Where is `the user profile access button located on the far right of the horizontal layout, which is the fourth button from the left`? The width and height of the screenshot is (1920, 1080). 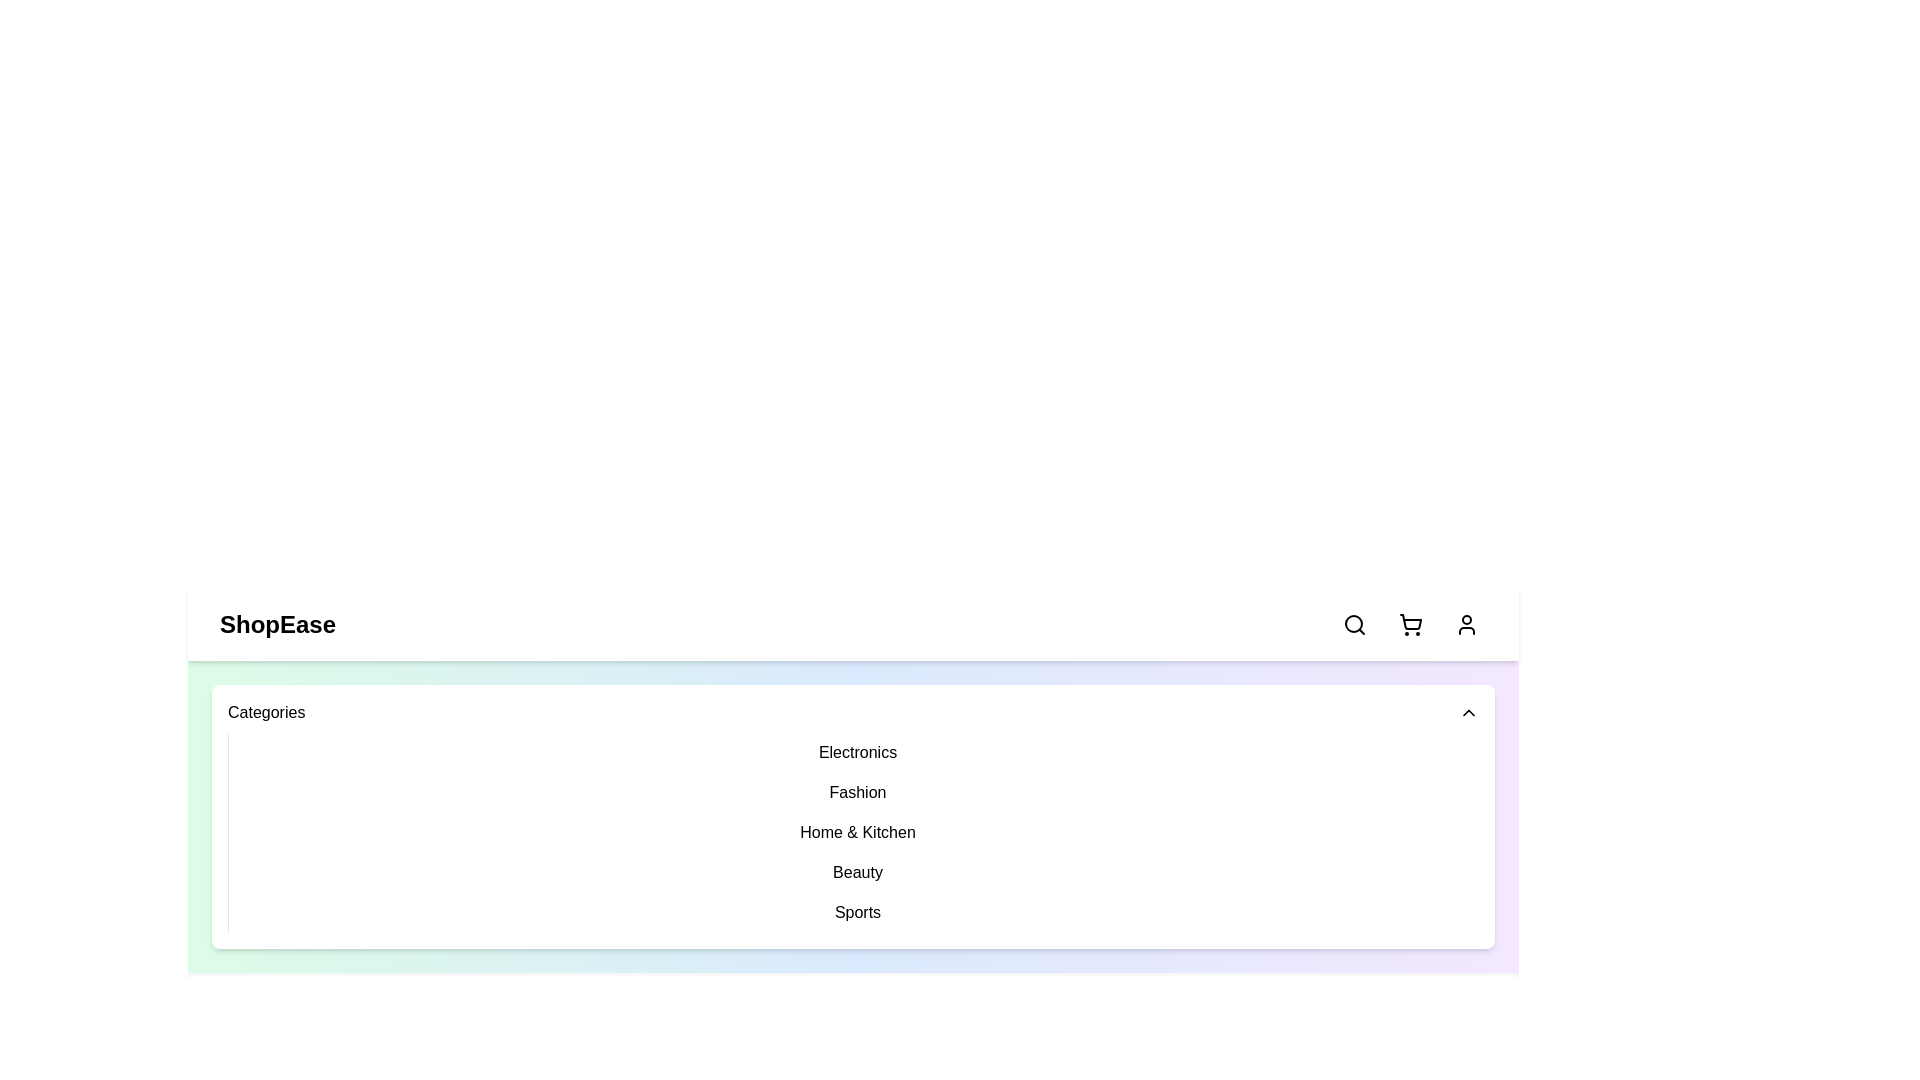 the user profile access button located on the far right of the horizontal layout, which is the fourth button from the left is located at coordinates (1467, 623).